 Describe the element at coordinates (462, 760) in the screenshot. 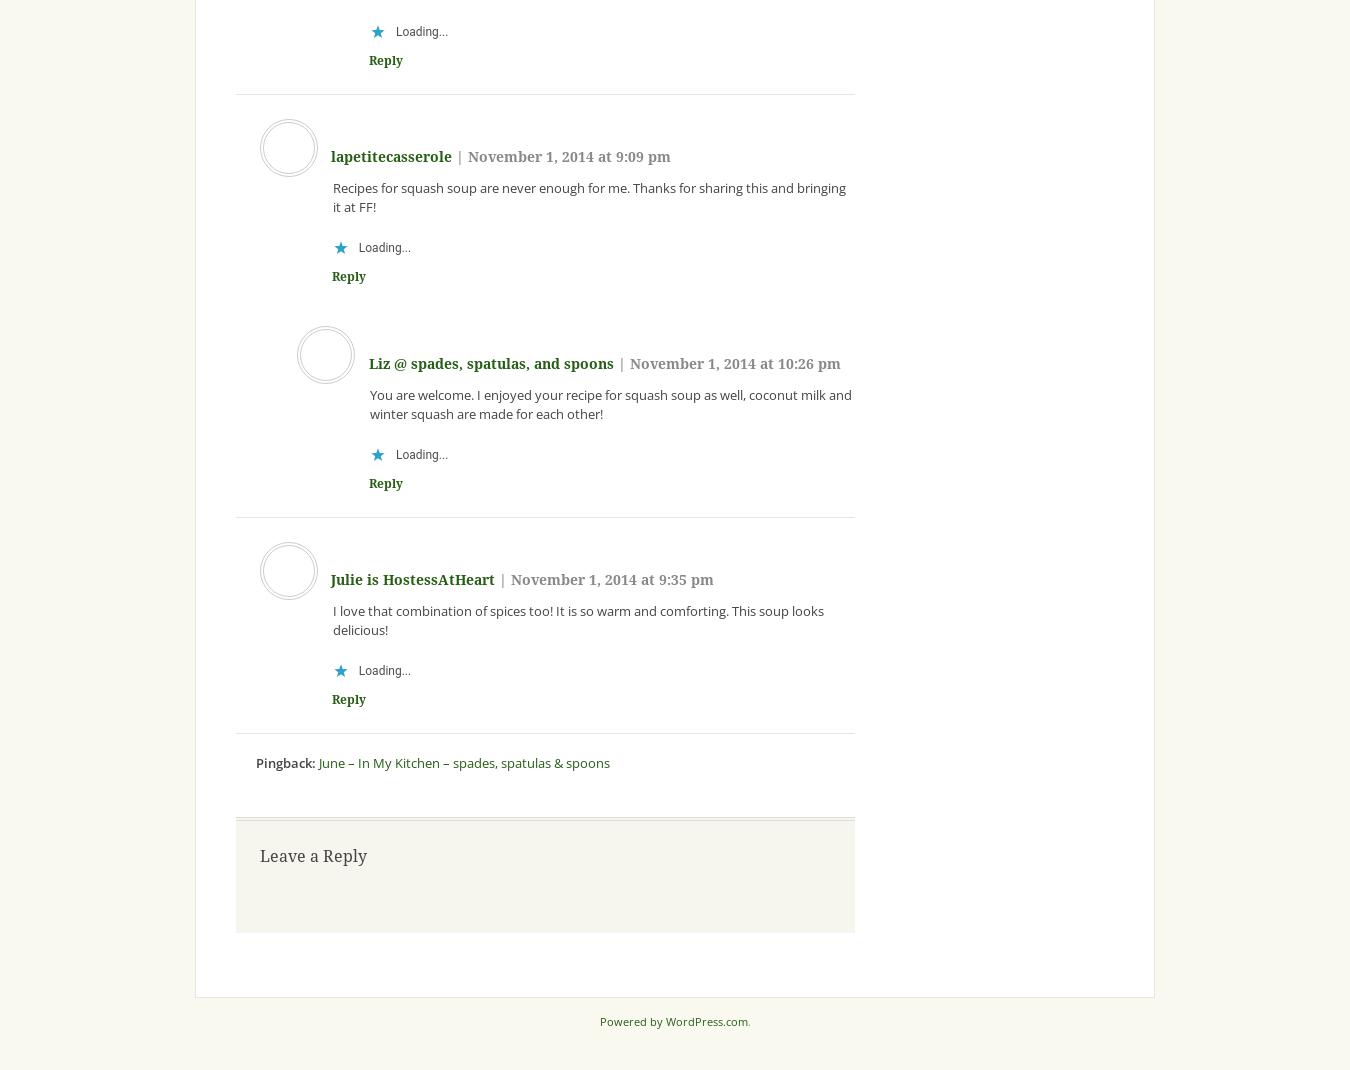

I see `'June – In My Kitchen – spades, spatulas & spoons'` at that location.